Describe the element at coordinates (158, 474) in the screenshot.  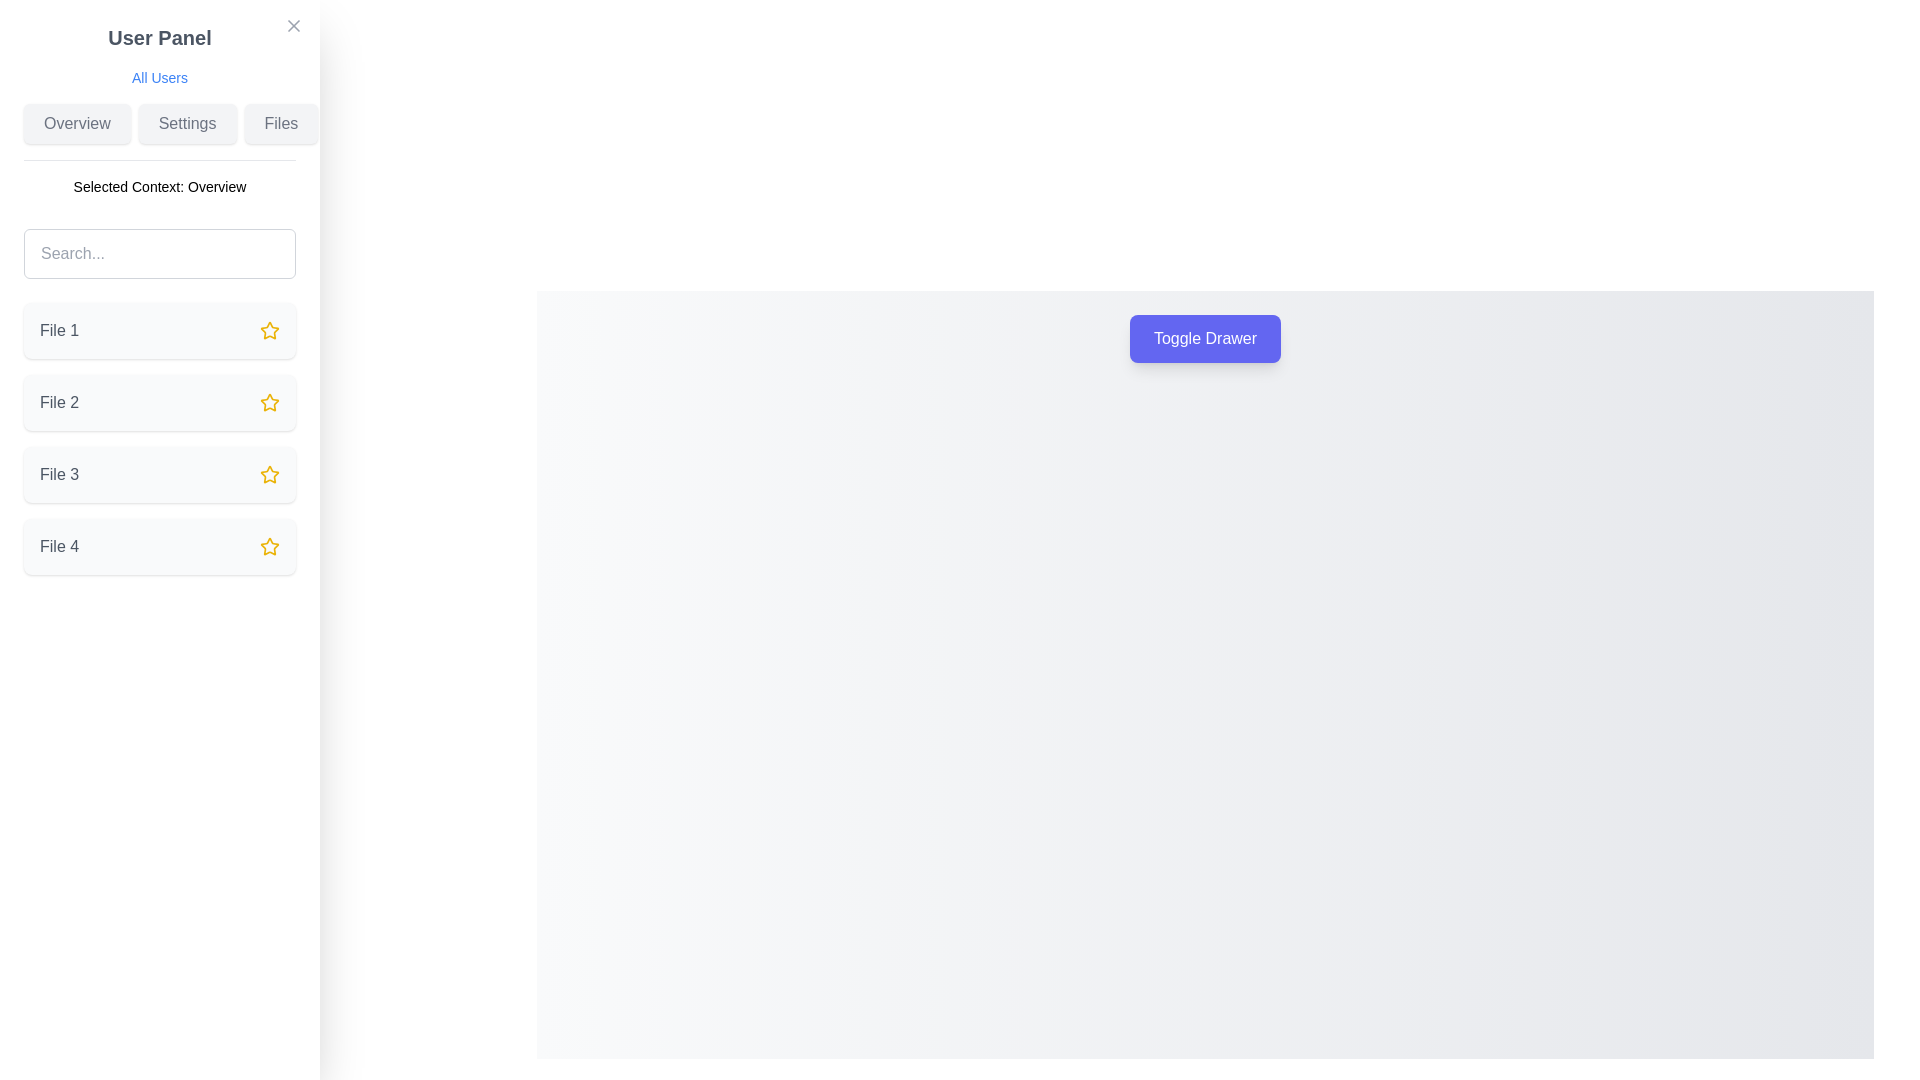
I see `the list item representing 'File 3'` at that location.